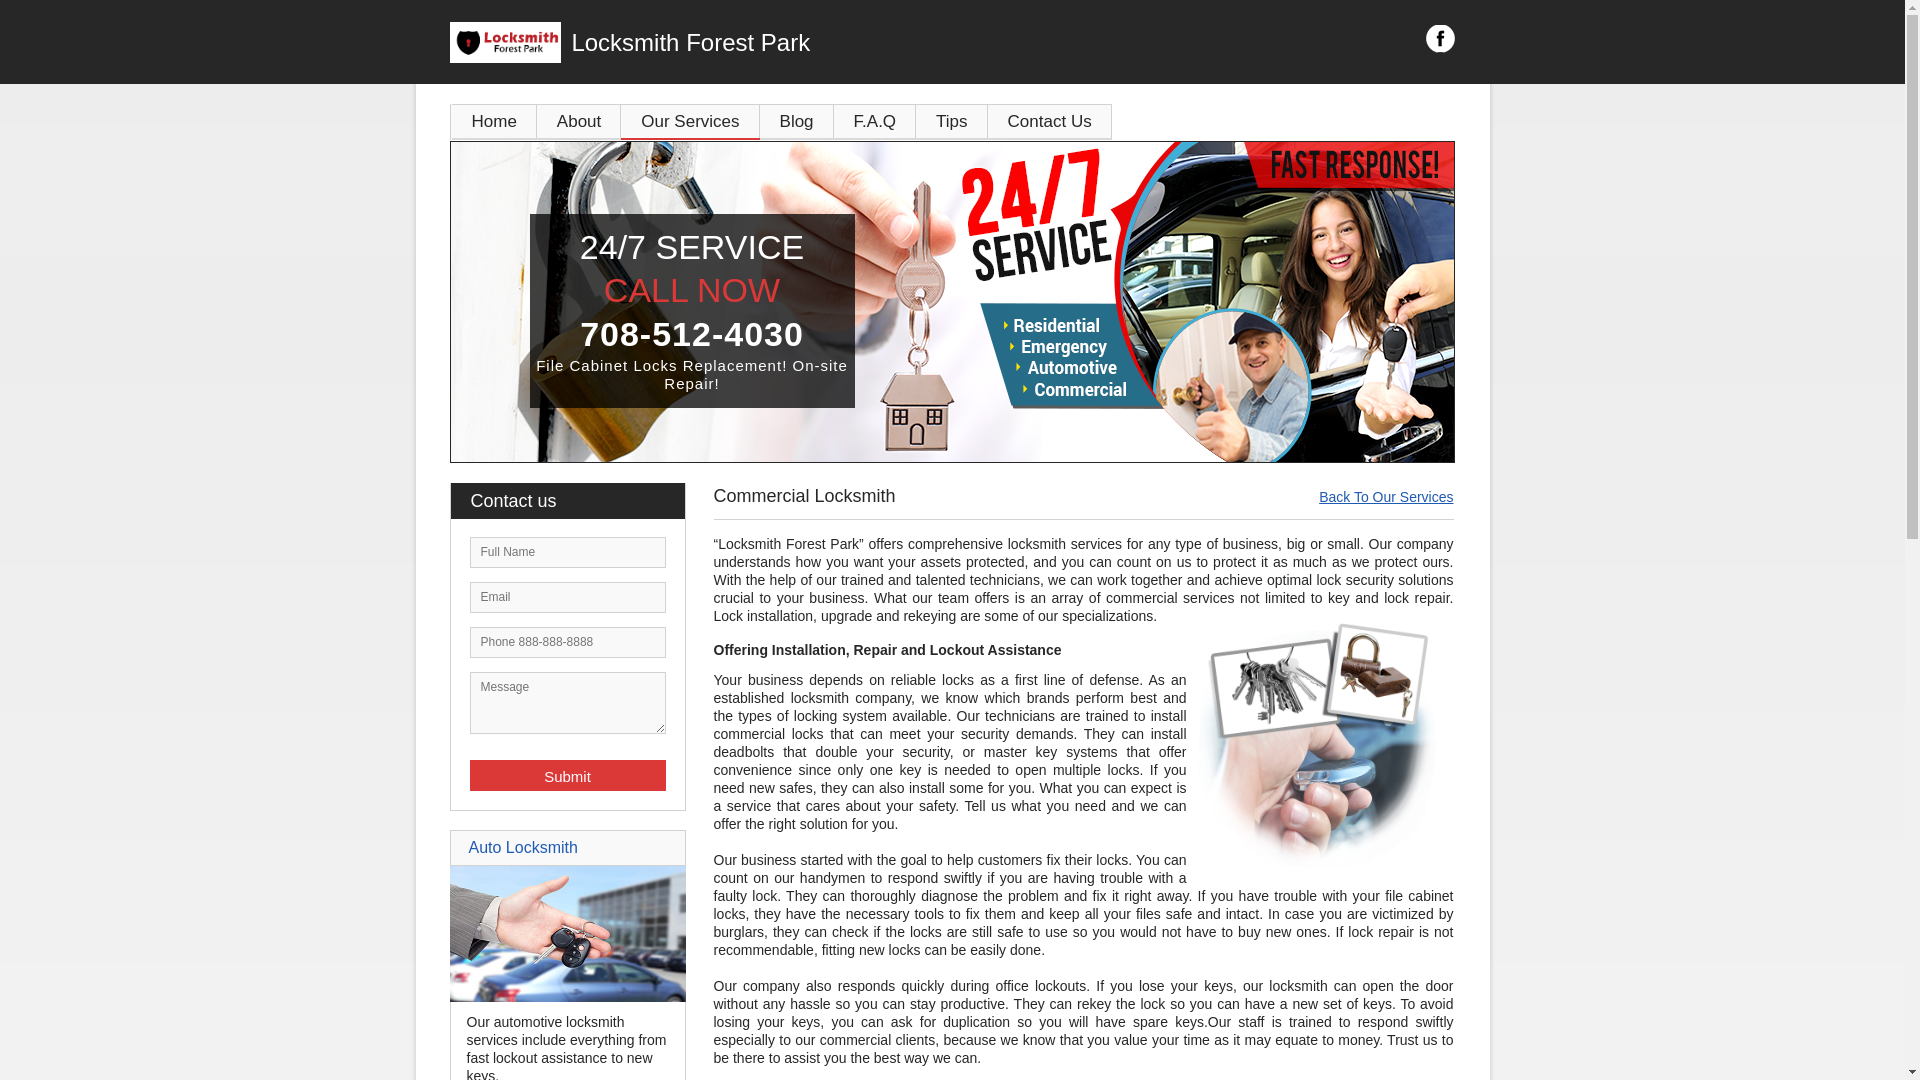  What do you see at coordinates (690, 121) in the screenshot?
I see `'Our Services'` at bounding box center [690, 121].